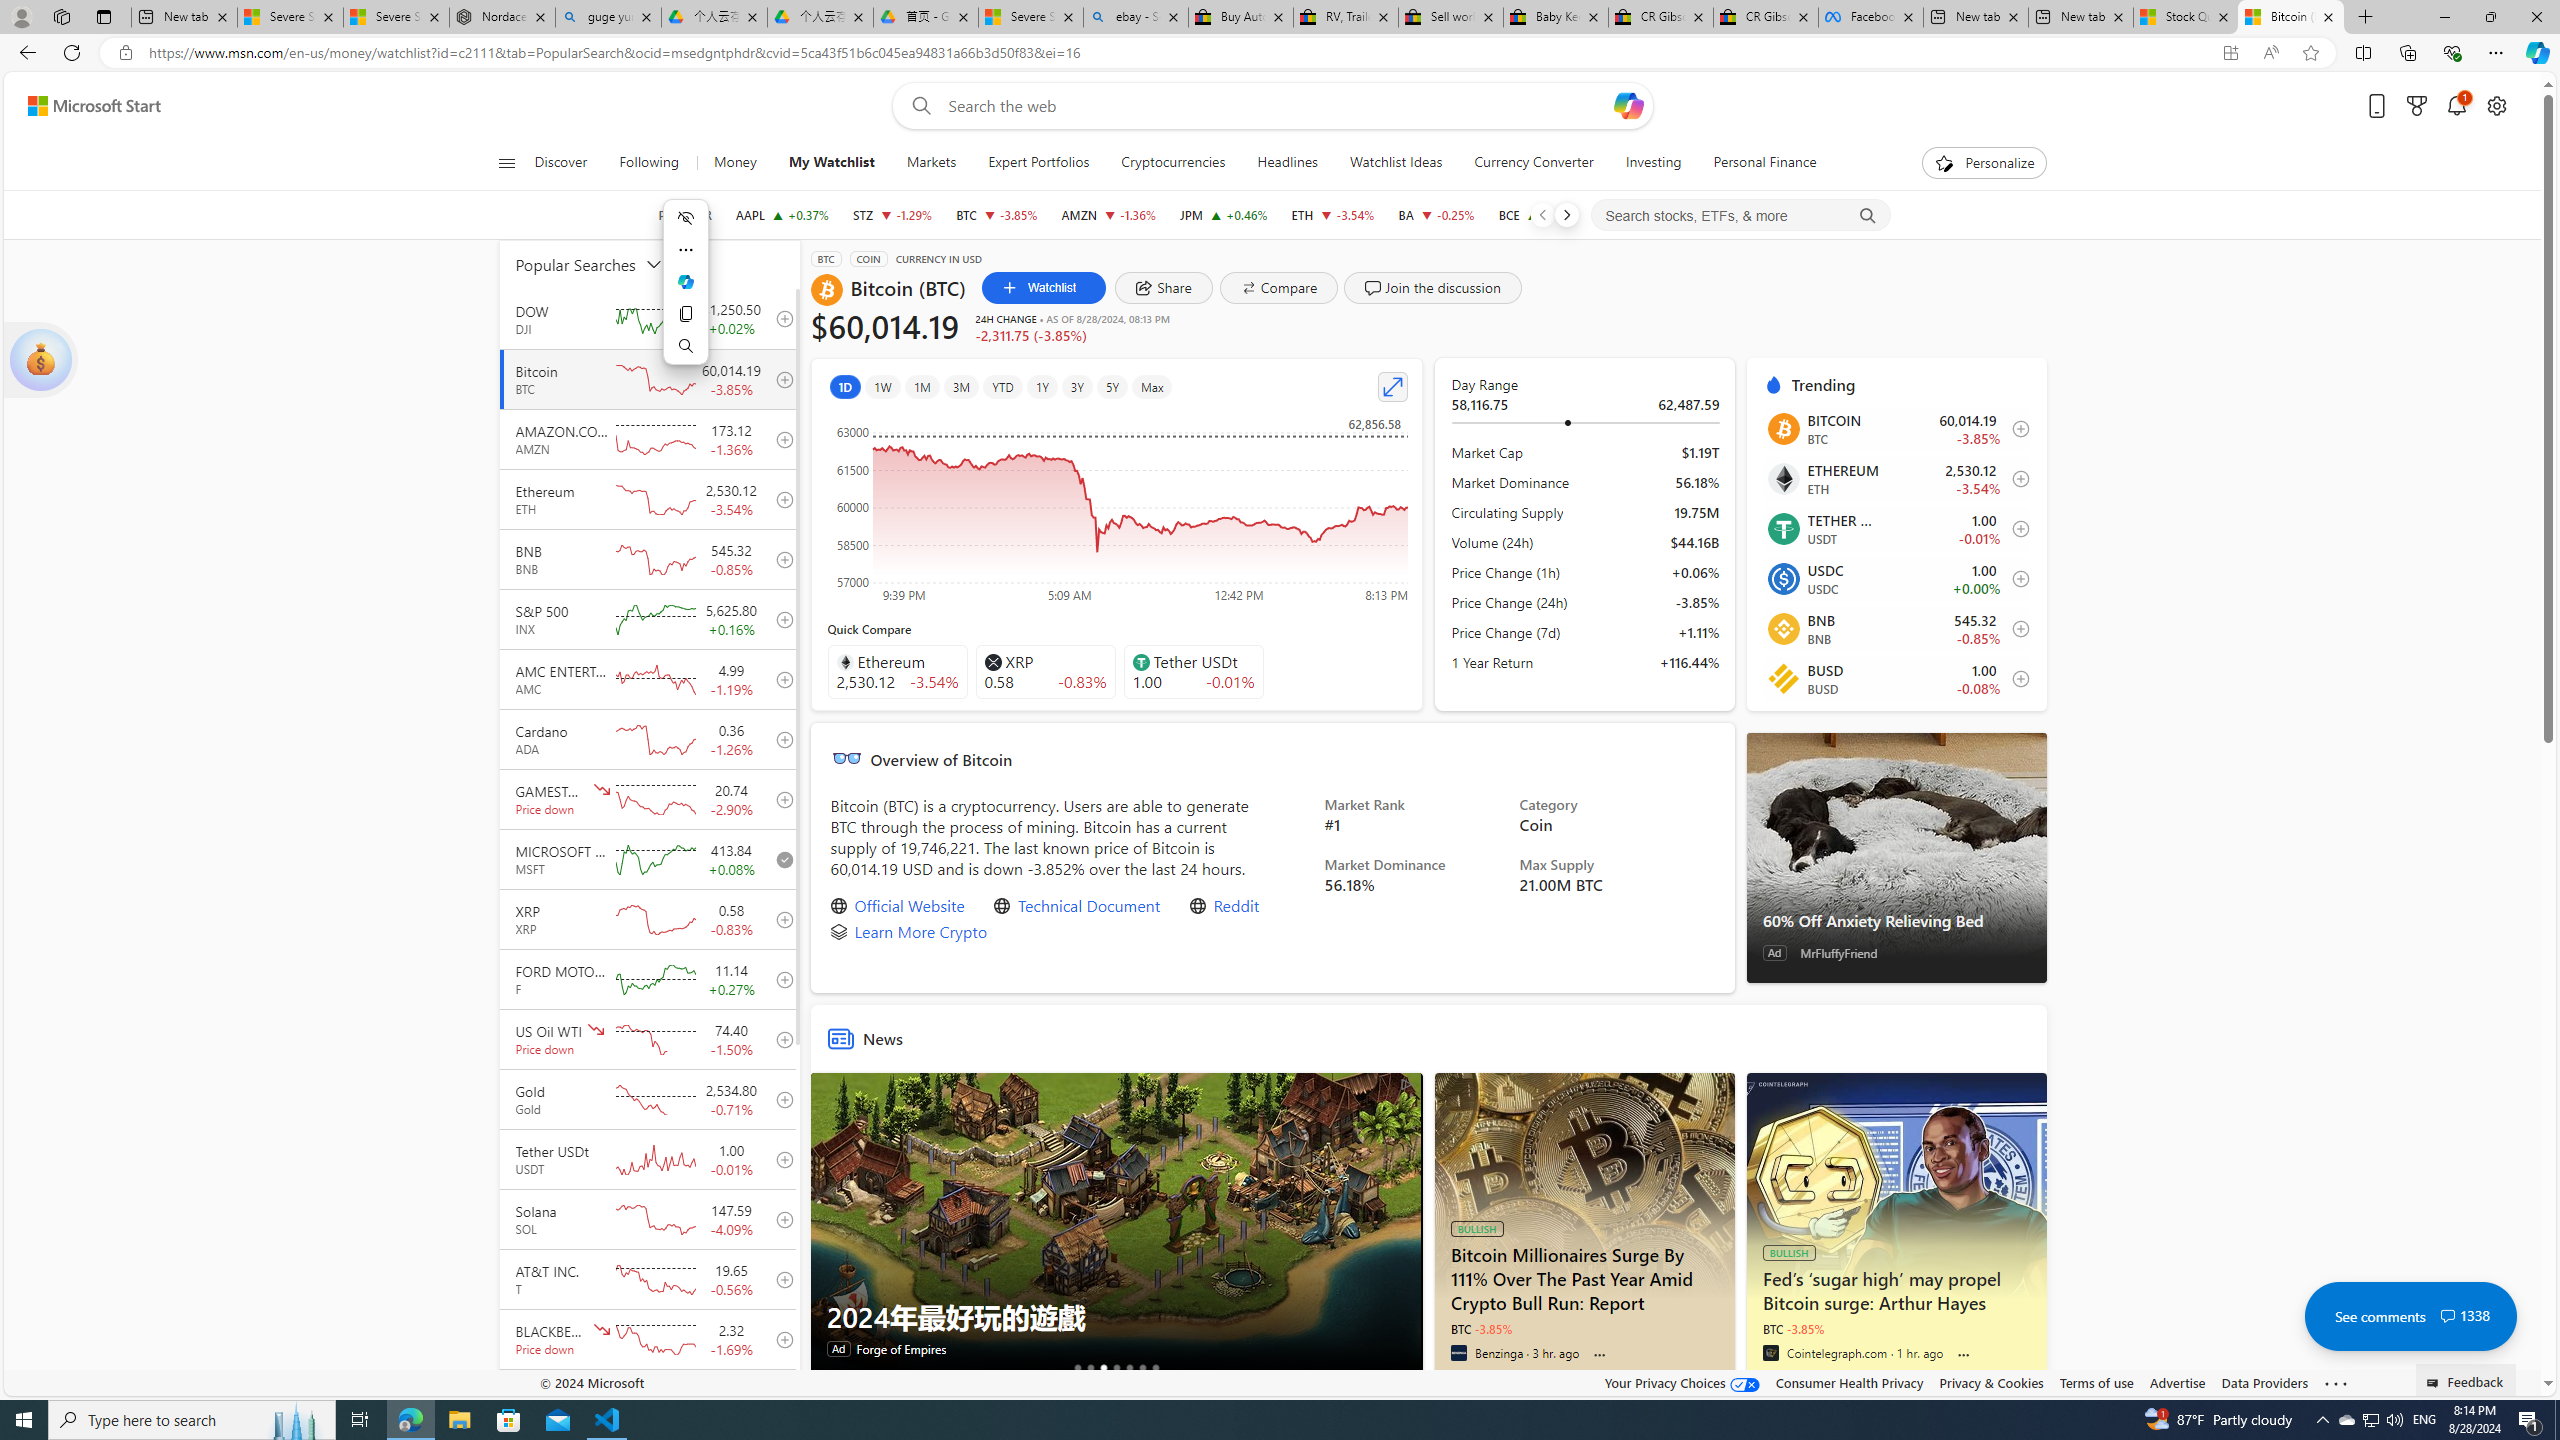 The height and width of the screenshot is (1440, 2560). Describe the element at coordinates (1895, 919) in the screenshot. I see `'60% Off Anxiety Relieving Bed'` at that location.